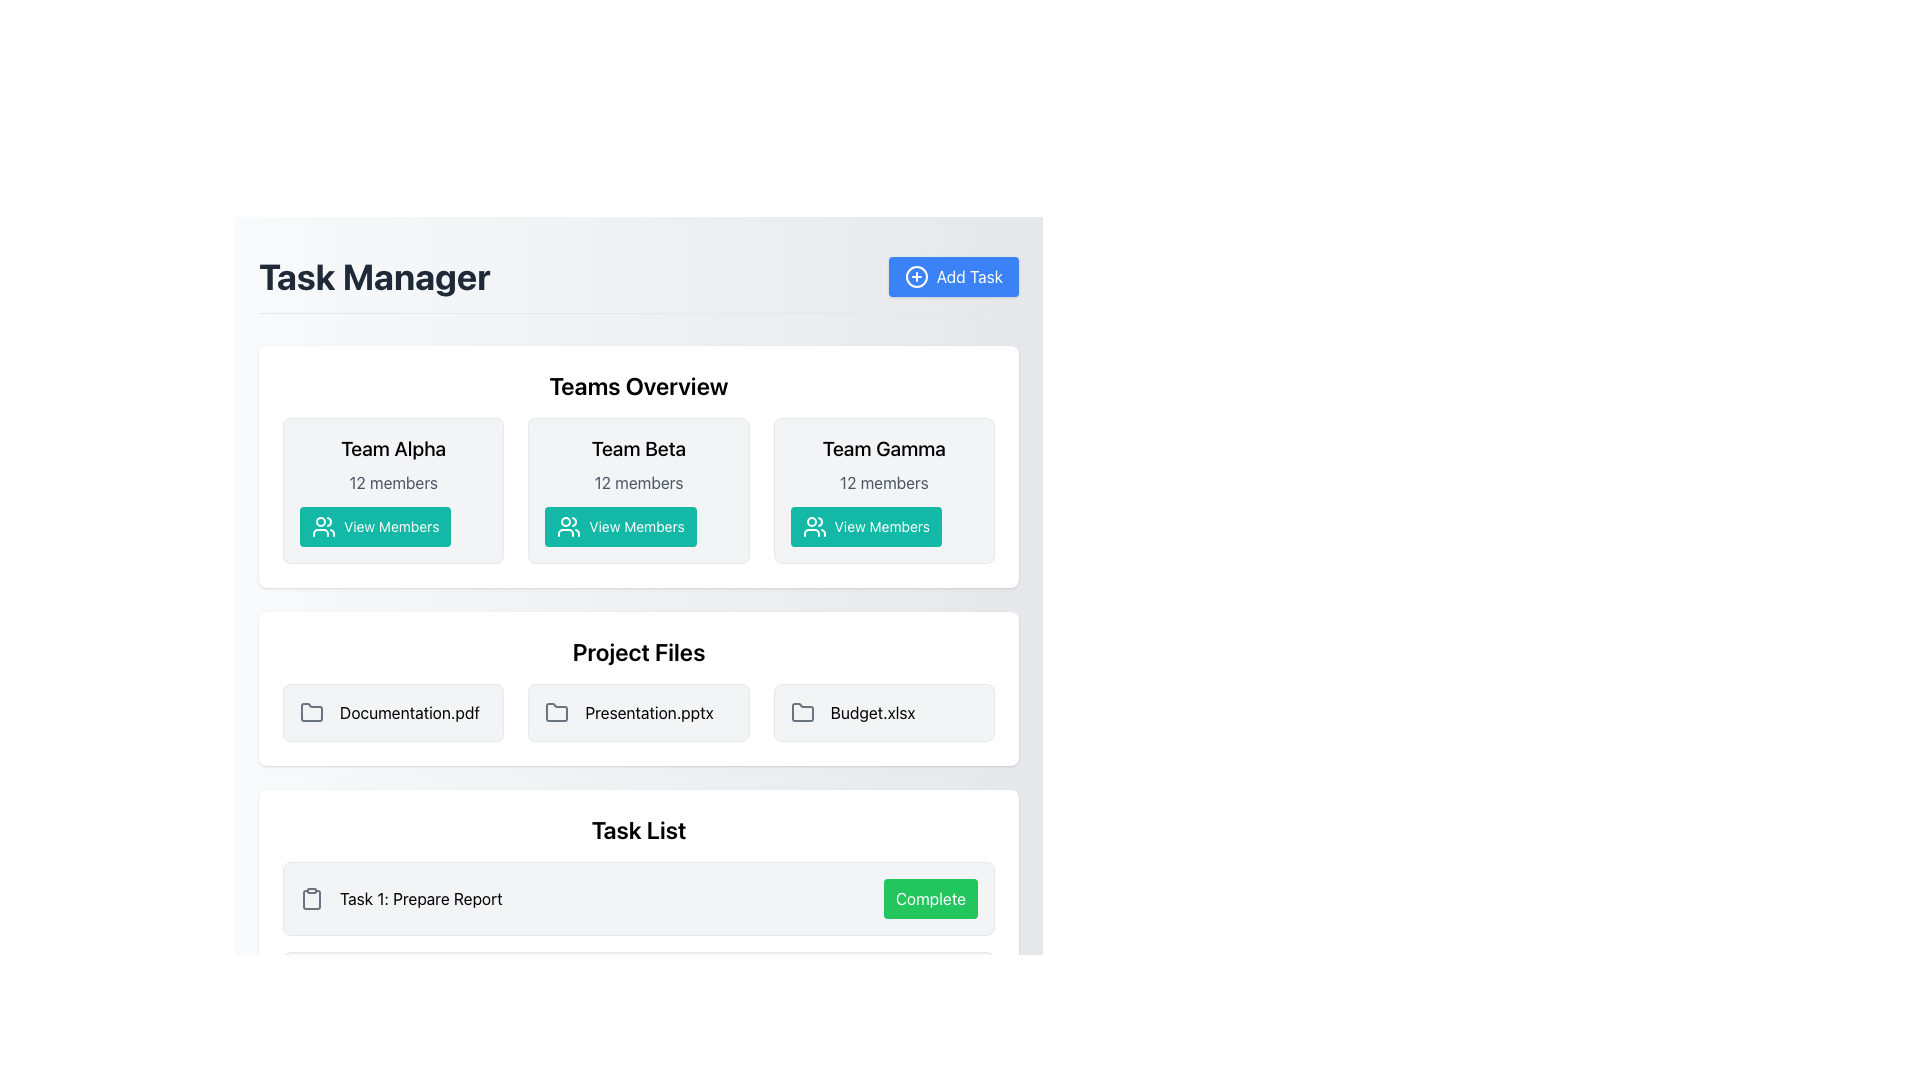  What do you see at coordinates (324, 526) in the screenshot?
I see `the icon representing the 'View Members' button located at the bottom section of the 'Team Alpha' card` at bounding box center [324, 526].